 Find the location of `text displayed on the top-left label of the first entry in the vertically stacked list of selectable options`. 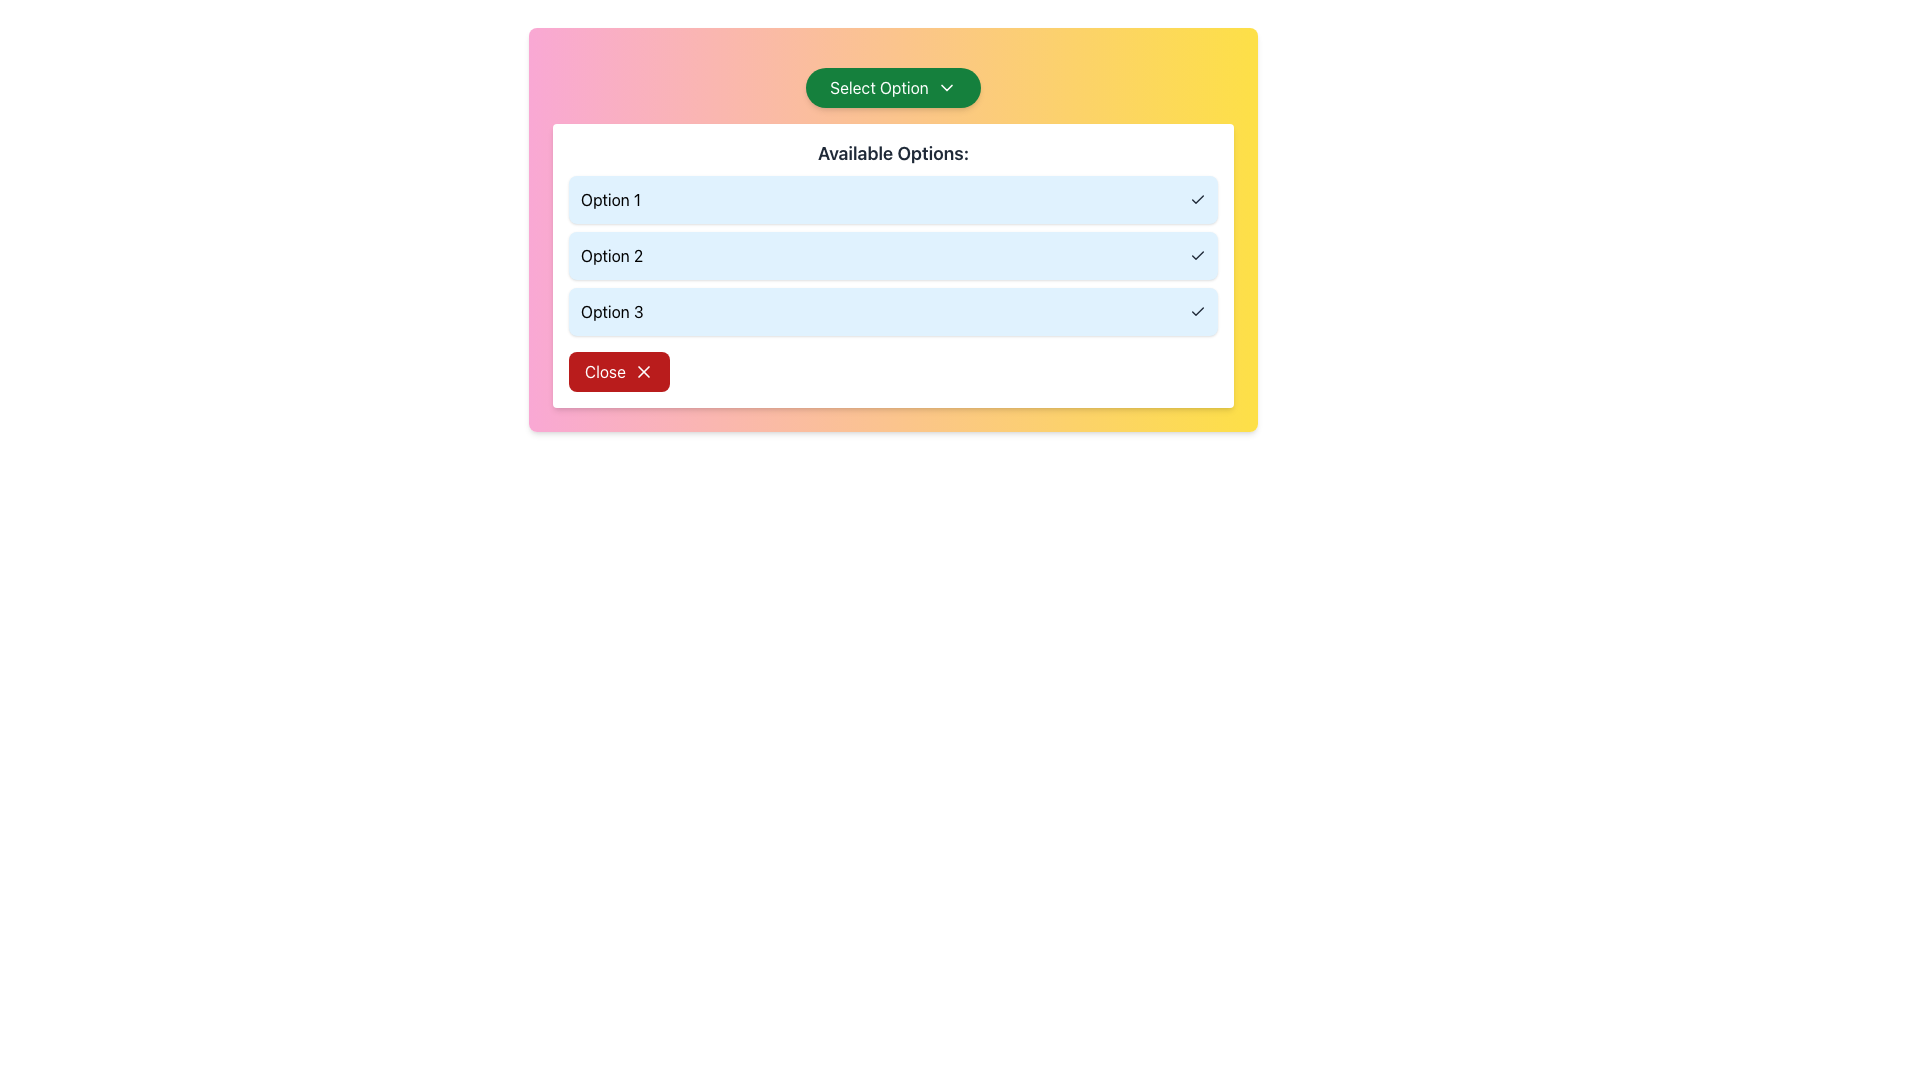

text displayed on the top-left label of the first entry in the vertically stacked list of selectable options is located at coordinates (610, 200).